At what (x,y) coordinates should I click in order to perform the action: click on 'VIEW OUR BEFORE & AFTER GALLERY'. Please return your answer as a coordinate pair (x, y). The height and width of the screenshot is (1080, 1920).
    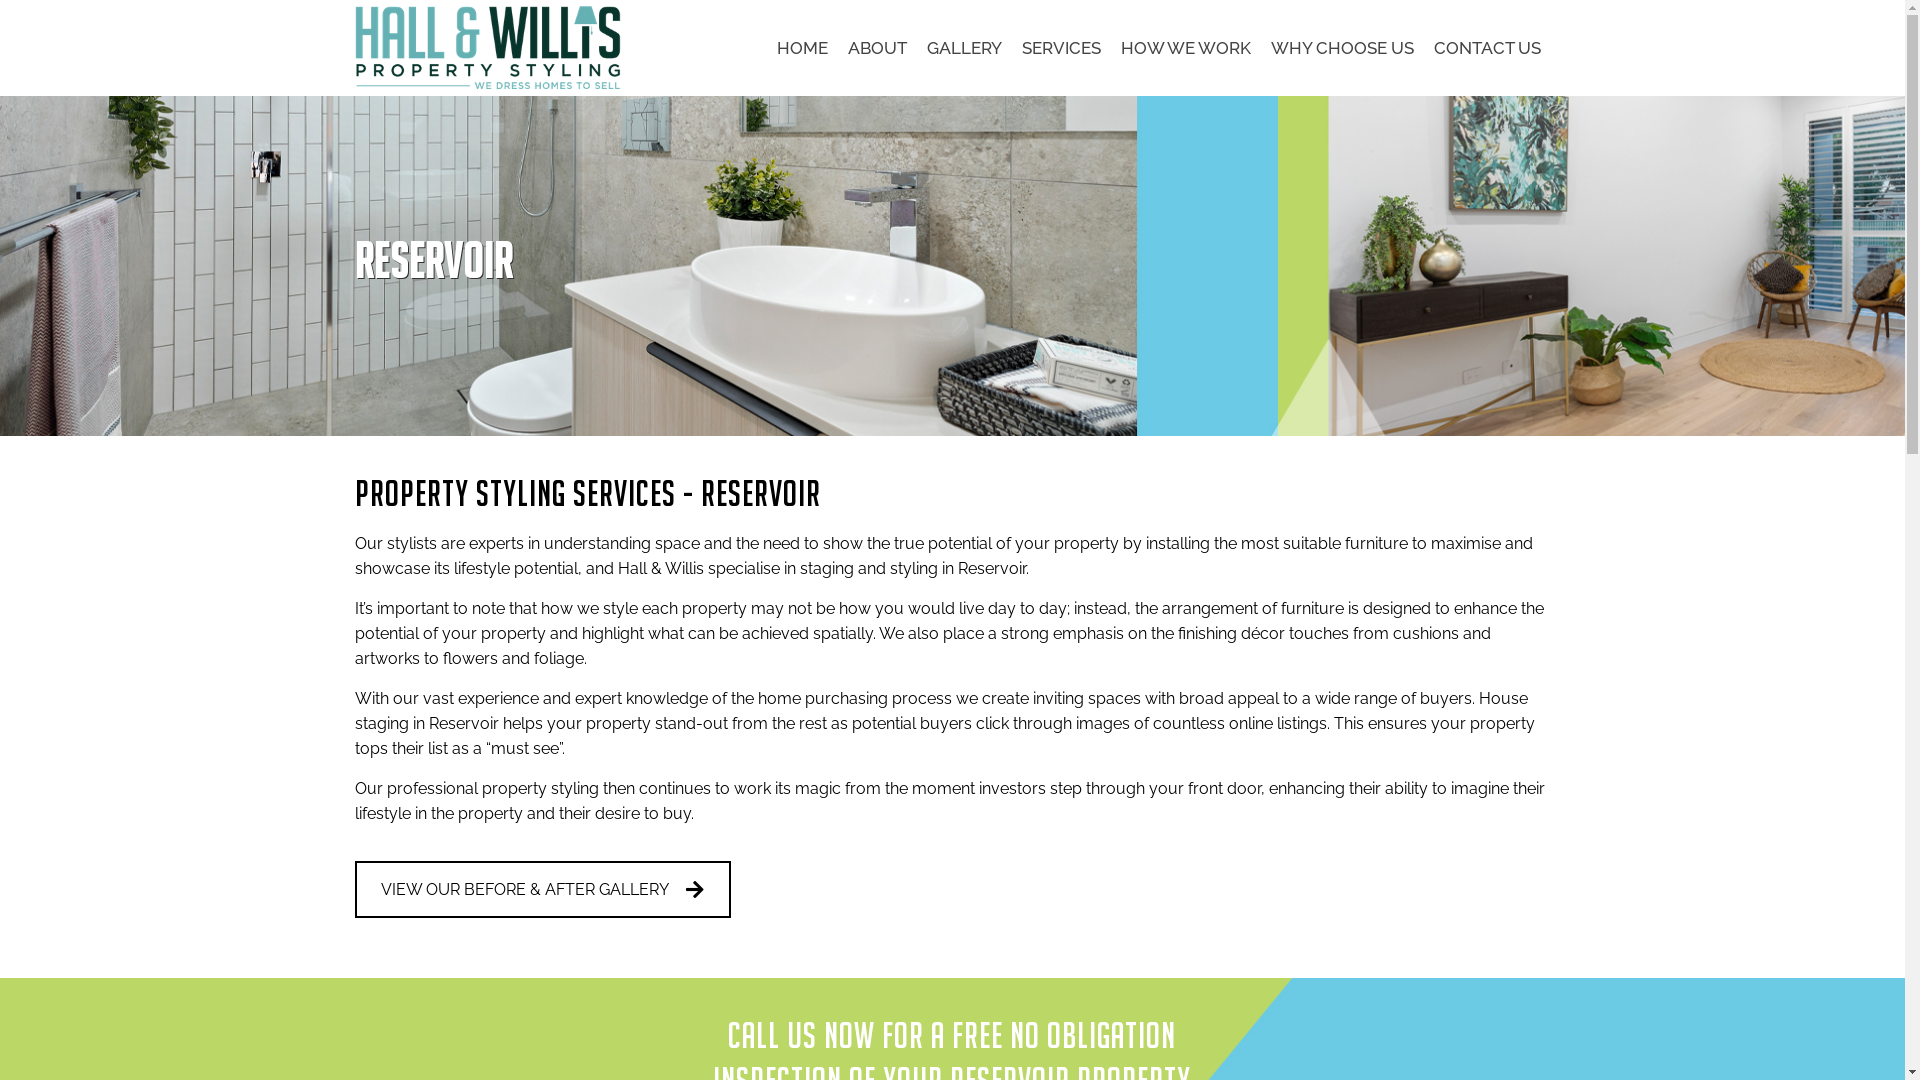
    Looking at the image, I should click on (355, 888).